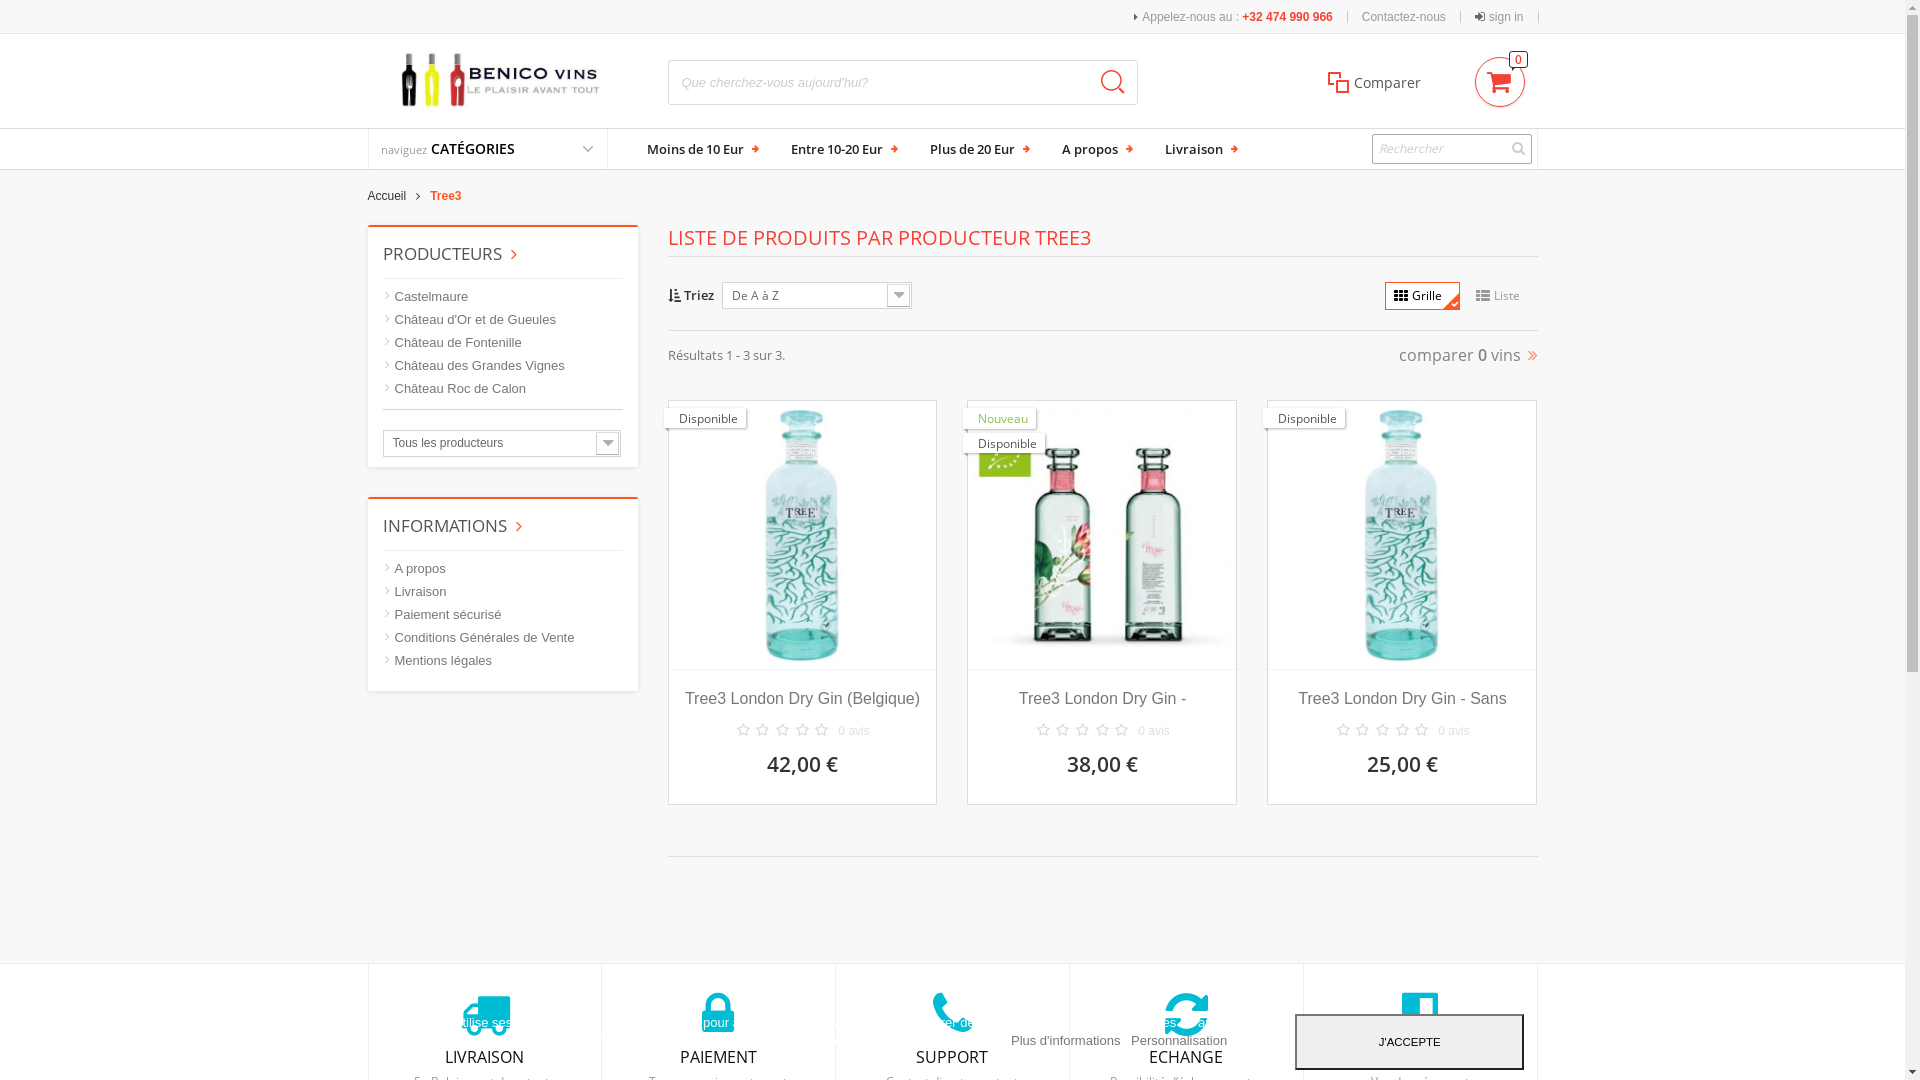 The height and width of the screenshot is (1080, 1920). What do you see at coordinates (1420, 296) in the screenshot?
I see `'Grille'` at bounding box center [1420, 296].